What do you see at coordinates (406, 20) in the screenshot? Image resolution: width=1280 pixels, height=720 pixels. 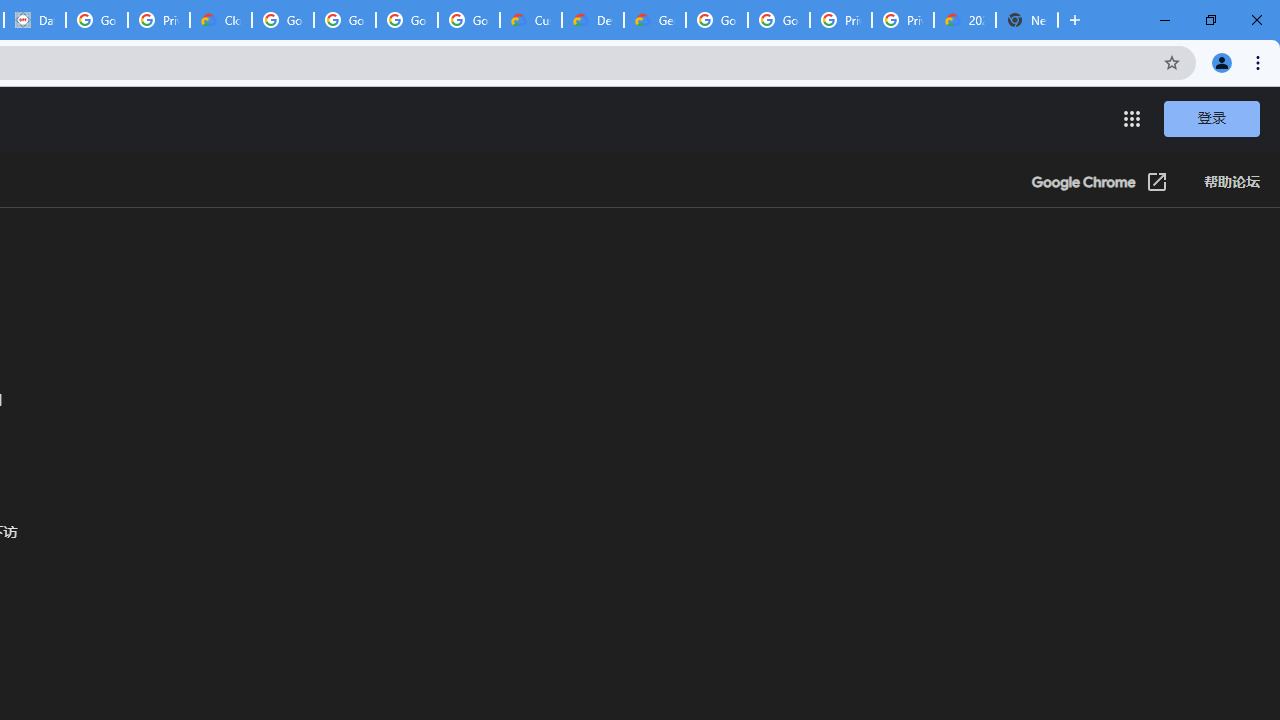 I see `'Google Workspace - Specific Terms'` at bounding box center [406, 20].